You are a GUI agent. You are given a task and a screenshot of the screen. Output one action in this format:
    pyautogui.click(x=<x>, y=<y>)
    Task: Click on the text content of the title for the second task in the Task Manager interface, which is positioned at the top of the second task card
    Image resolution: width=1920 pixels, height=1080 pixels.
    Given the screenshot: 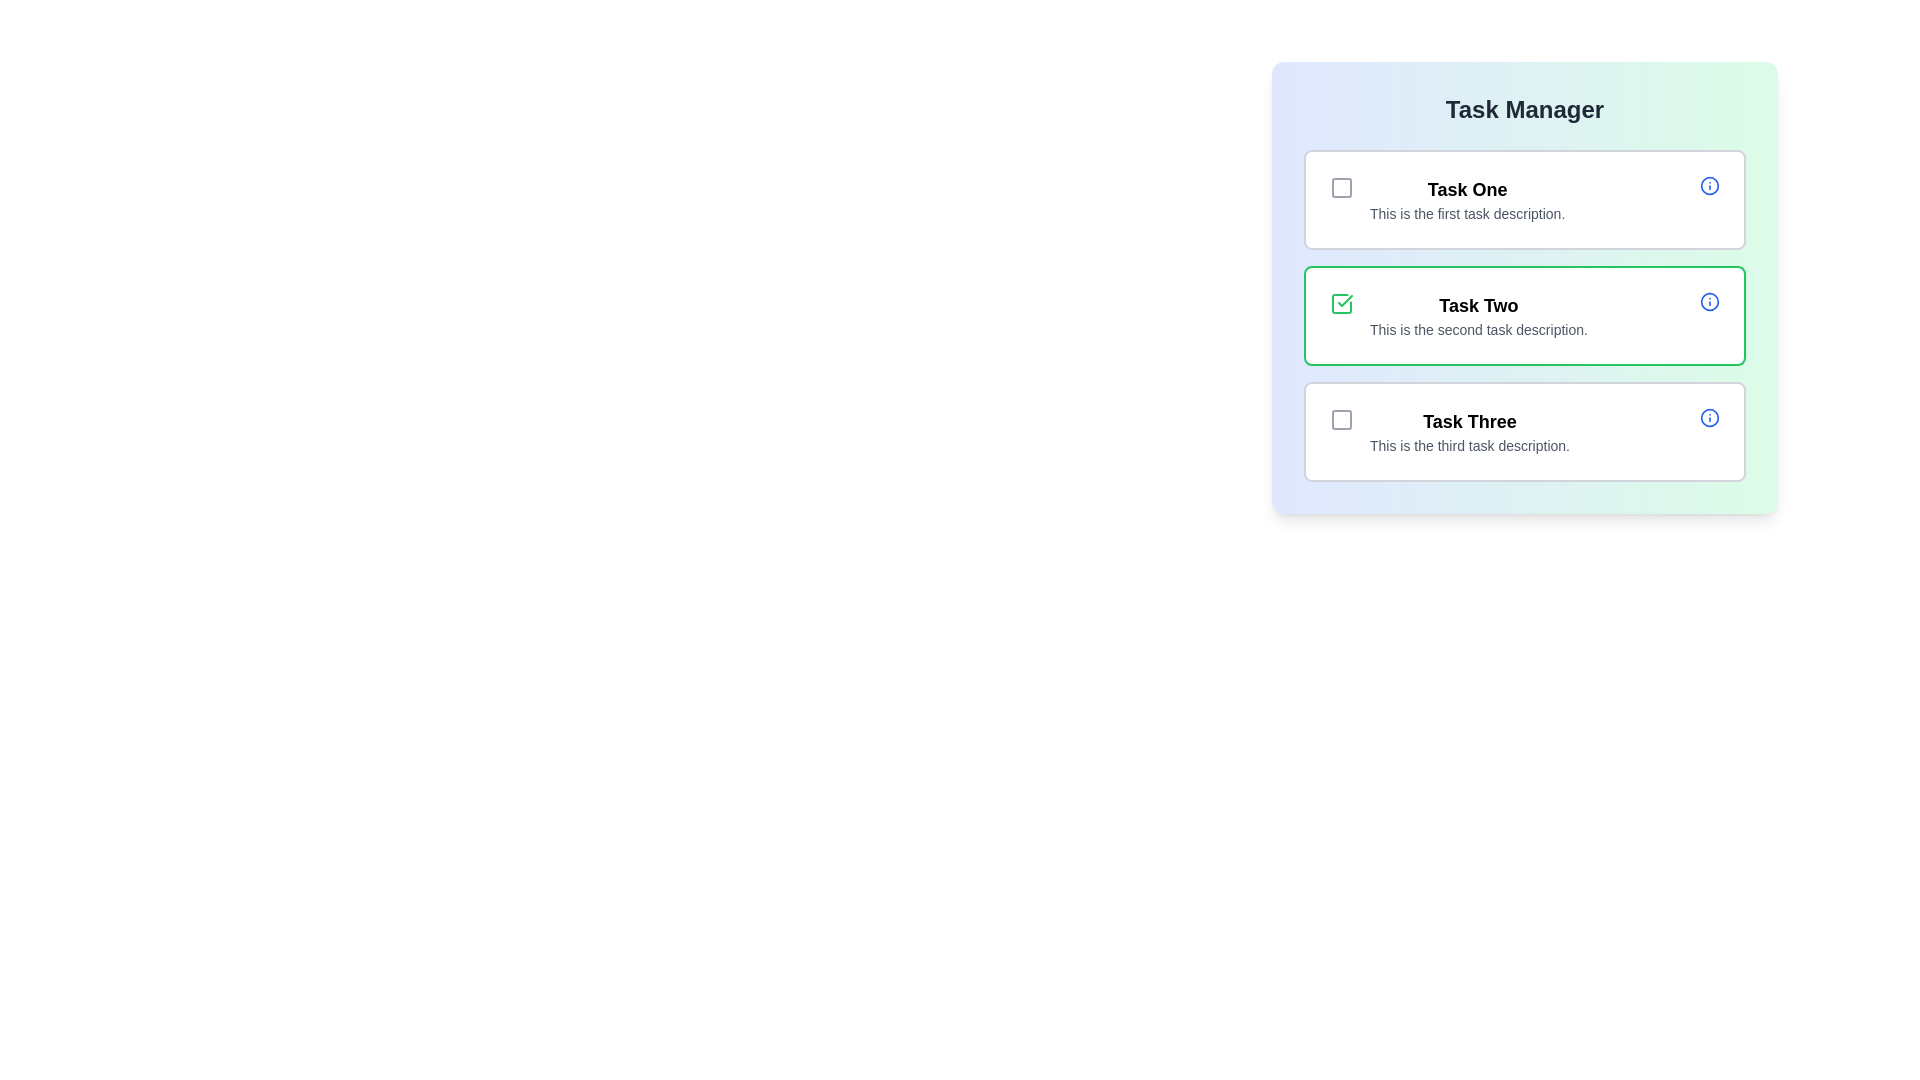 What is the action you would take?
    pyautogui.click(x=1478, y=305)
    